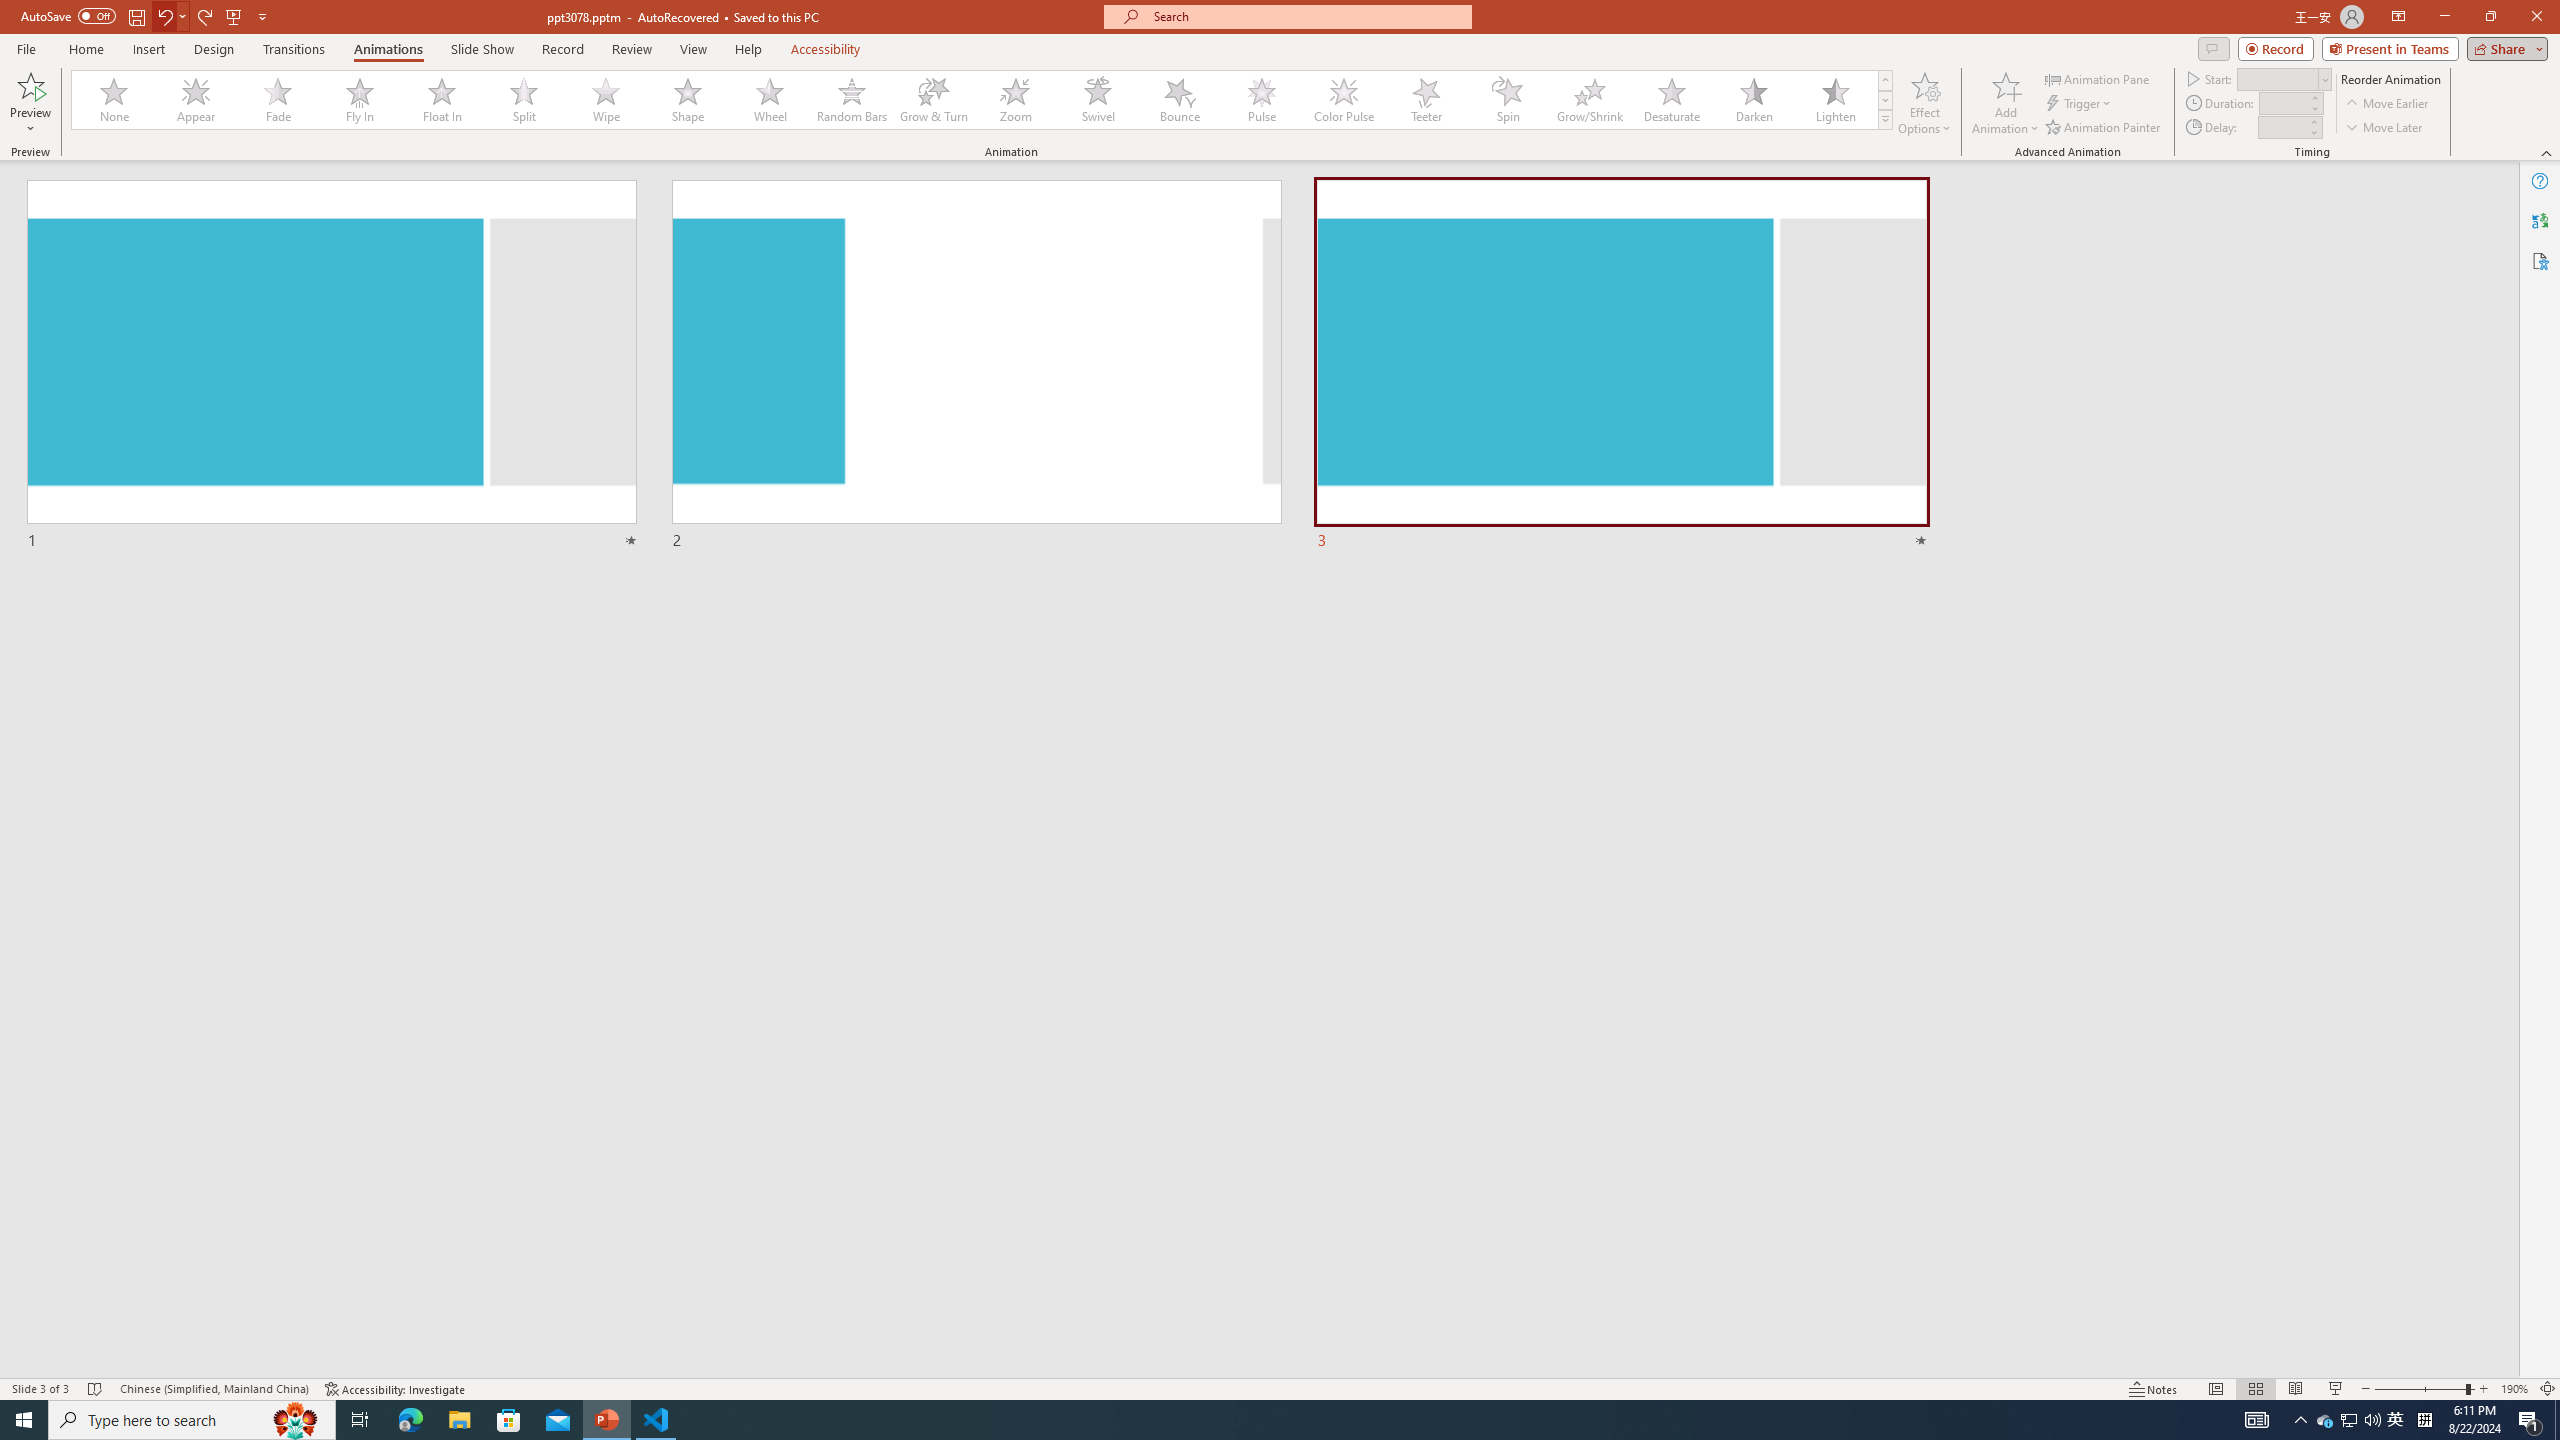 The height and width of the screenshot is (1440, 2560). What do you see at coordinates (1344, 99) in the screenshot?
I see `'Color Pulse'` at bounding box center [1344, 99].